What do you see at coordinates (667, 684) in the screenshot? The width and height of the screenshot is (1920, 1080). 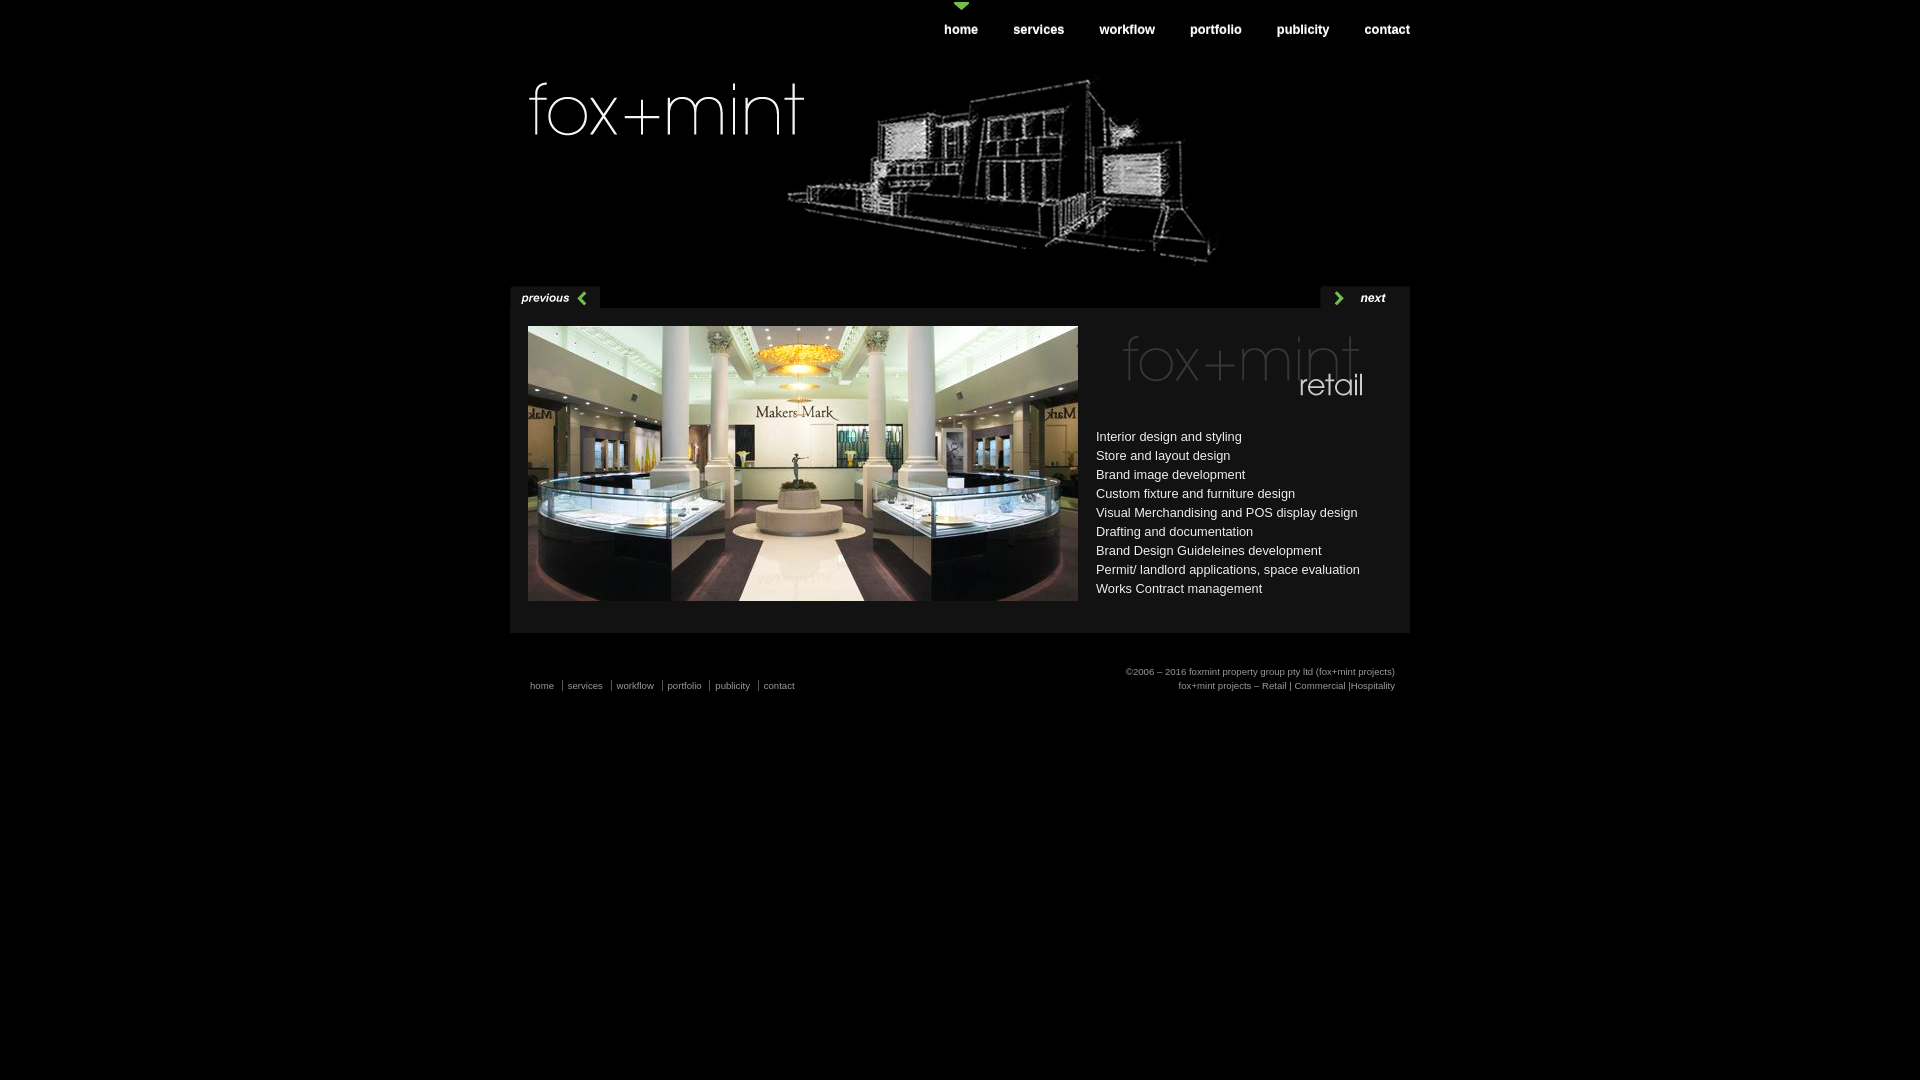 I see `'portfolio'` at bounding box center [667, 684].